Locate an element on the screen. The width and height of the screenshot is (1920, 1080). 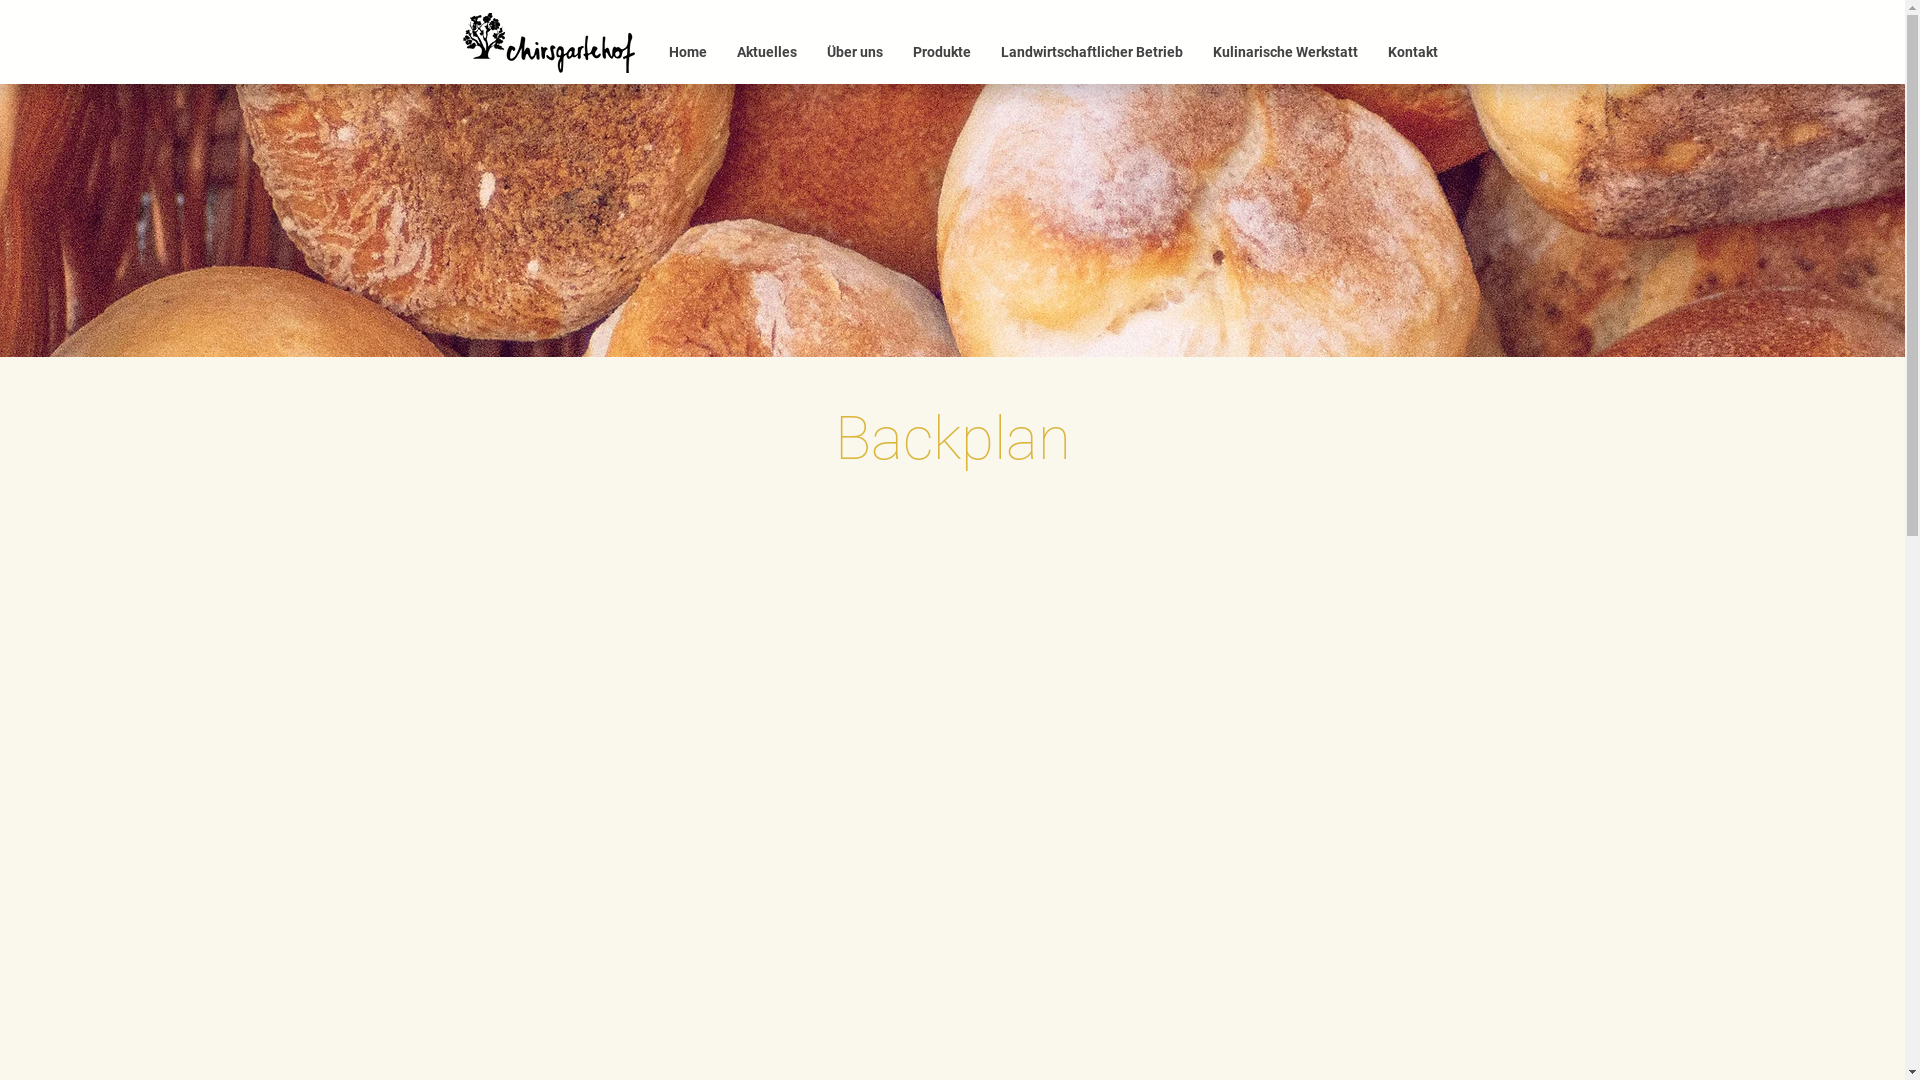
'Landwirtschaftlicher Betrieb' is located at coordinates (1090, 51).